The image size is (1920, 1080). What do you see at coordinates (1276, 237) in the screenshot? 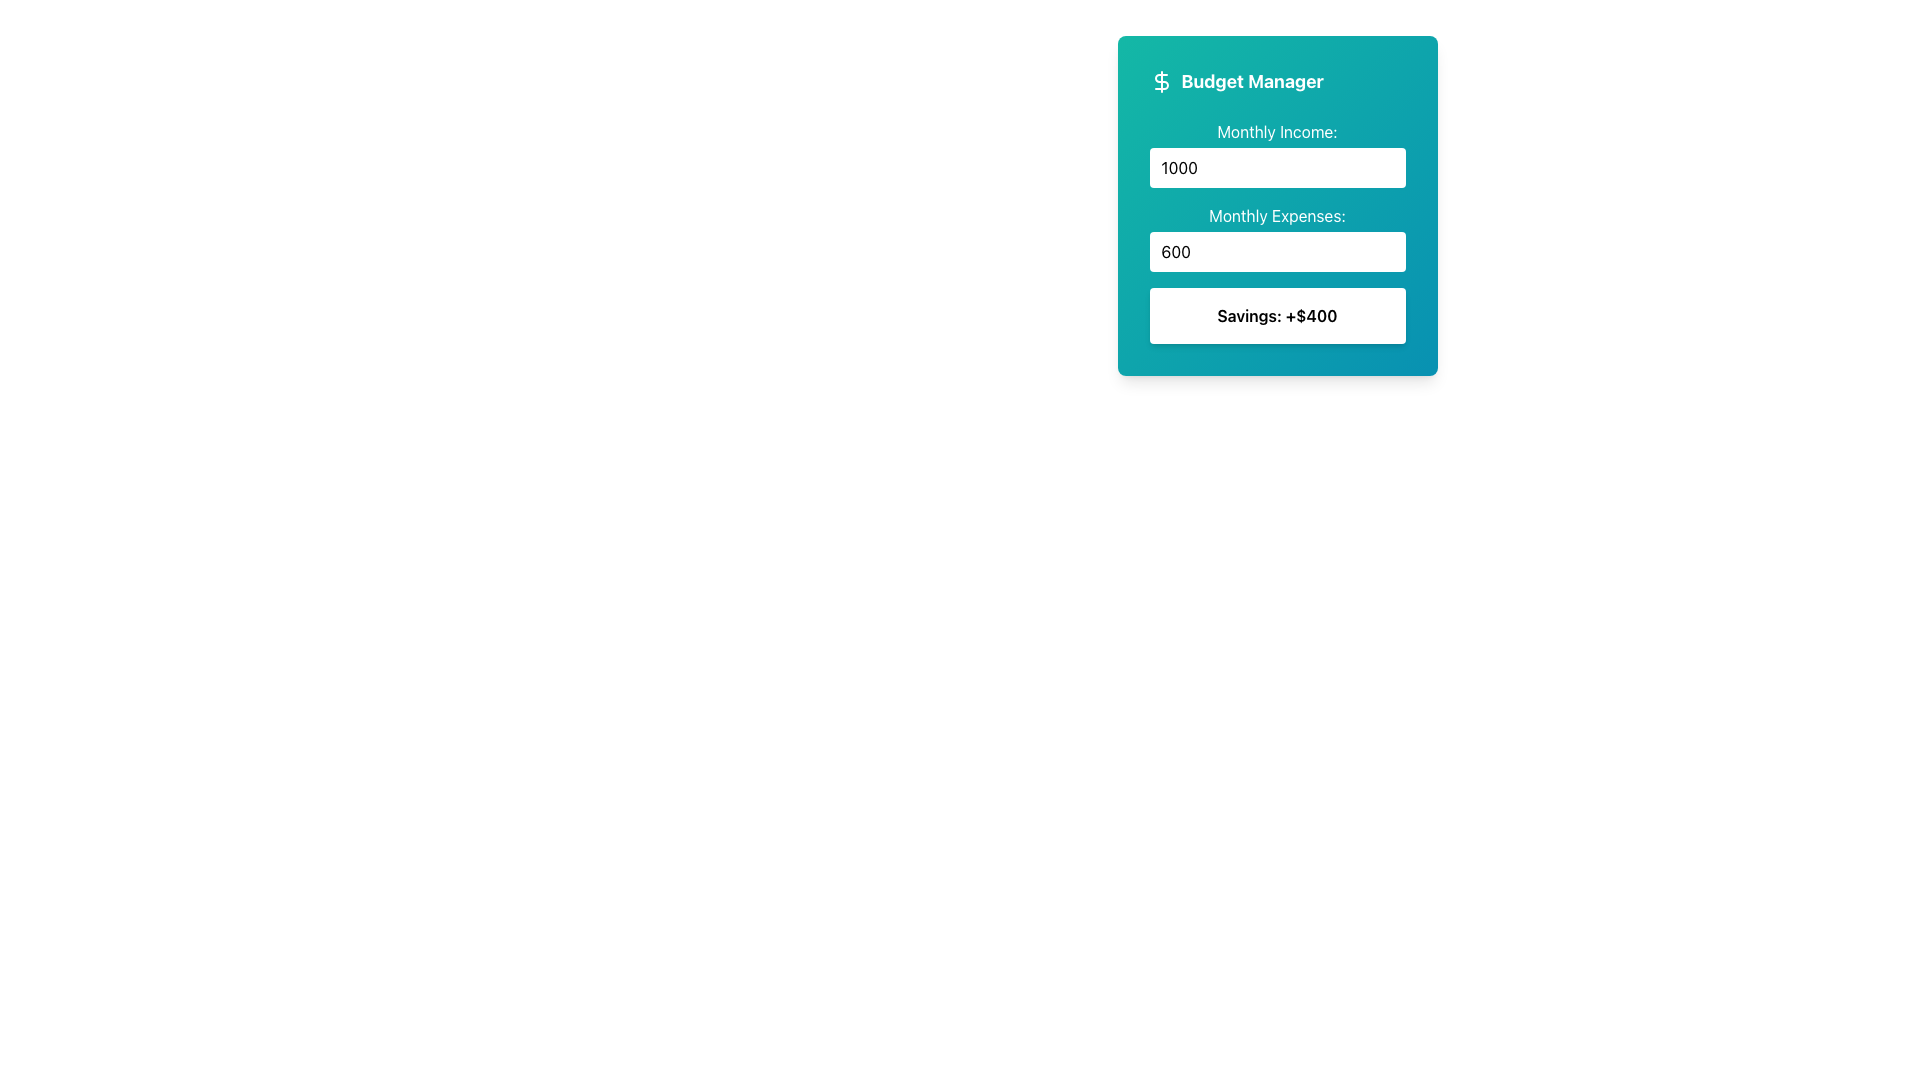
I see `the static Text label that indicates the input field for monthly expenses, located in the Budget Manager widget, which is below the Monthly Income label and above the Savings label` at bounding box center [1276, 237].